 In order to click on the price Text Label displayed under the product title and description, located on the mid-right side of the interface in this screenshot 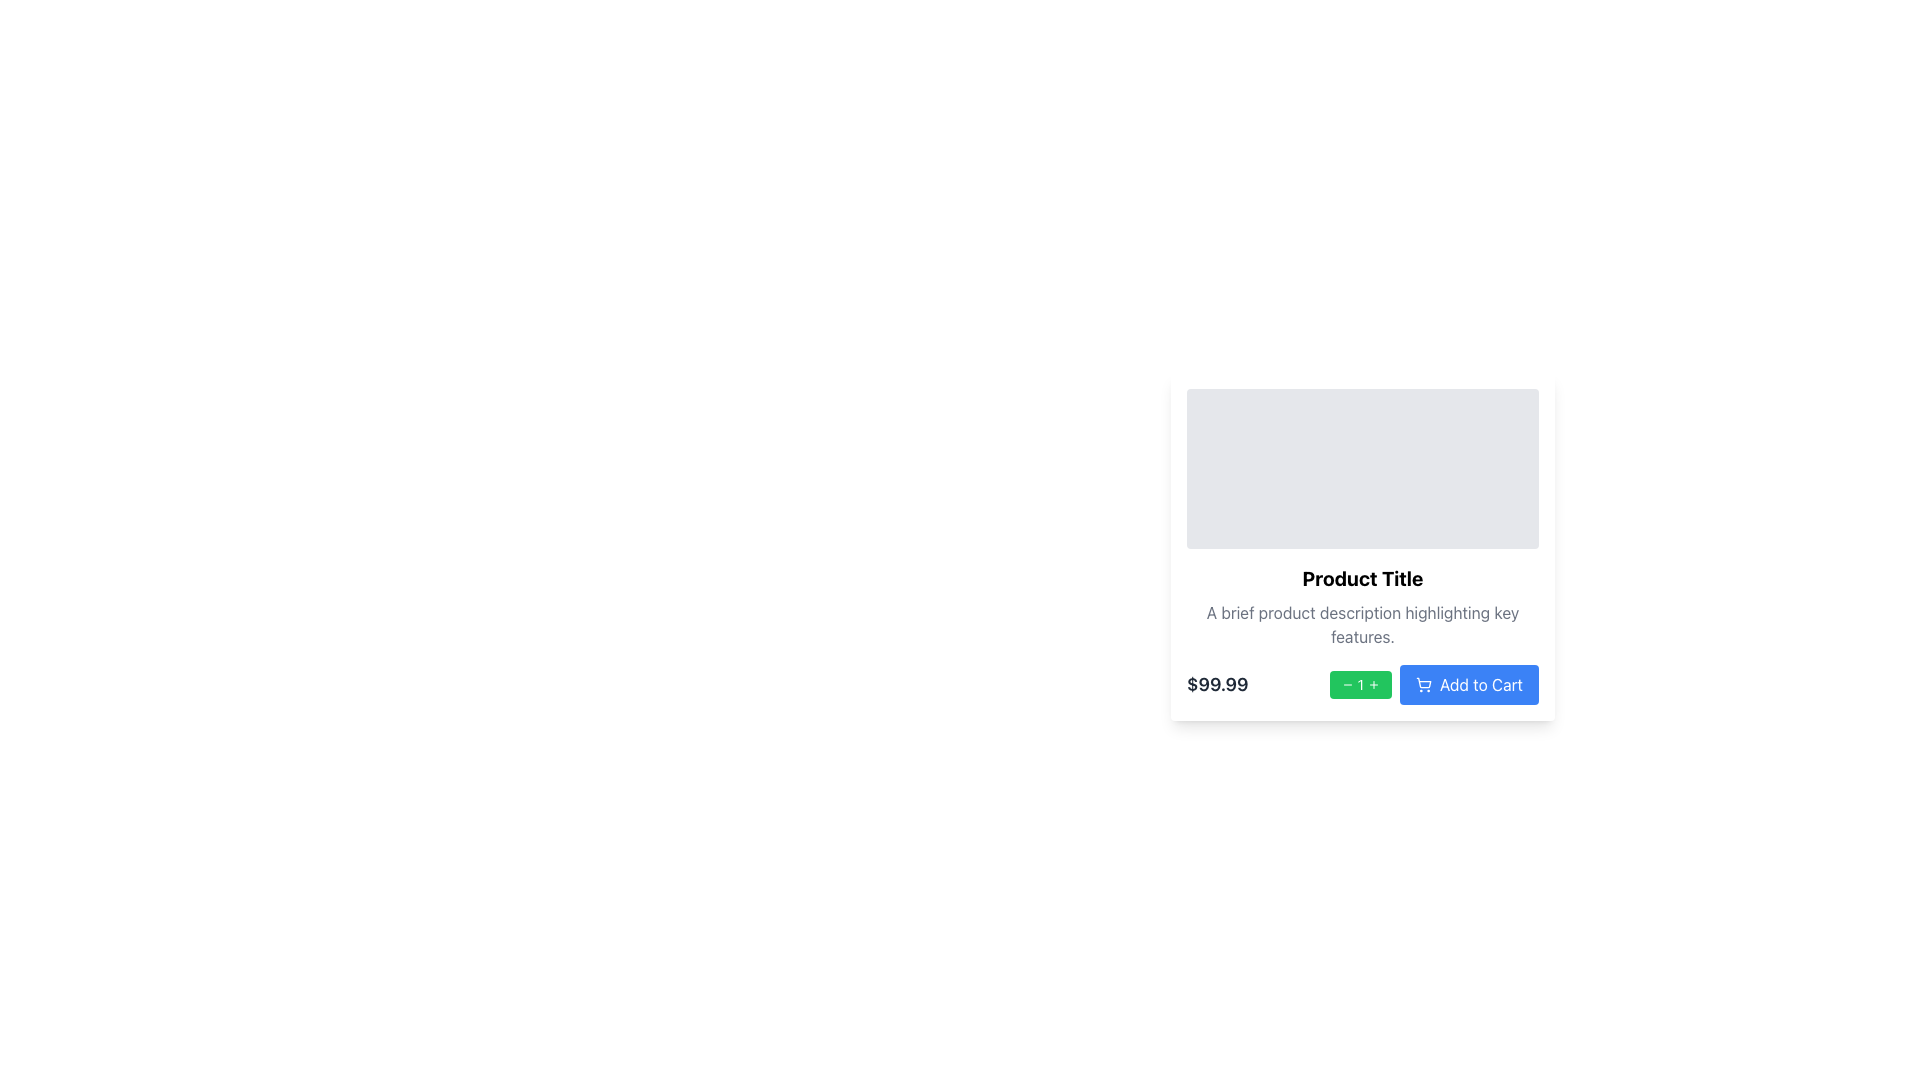, I will do `click(1216, 684)`.